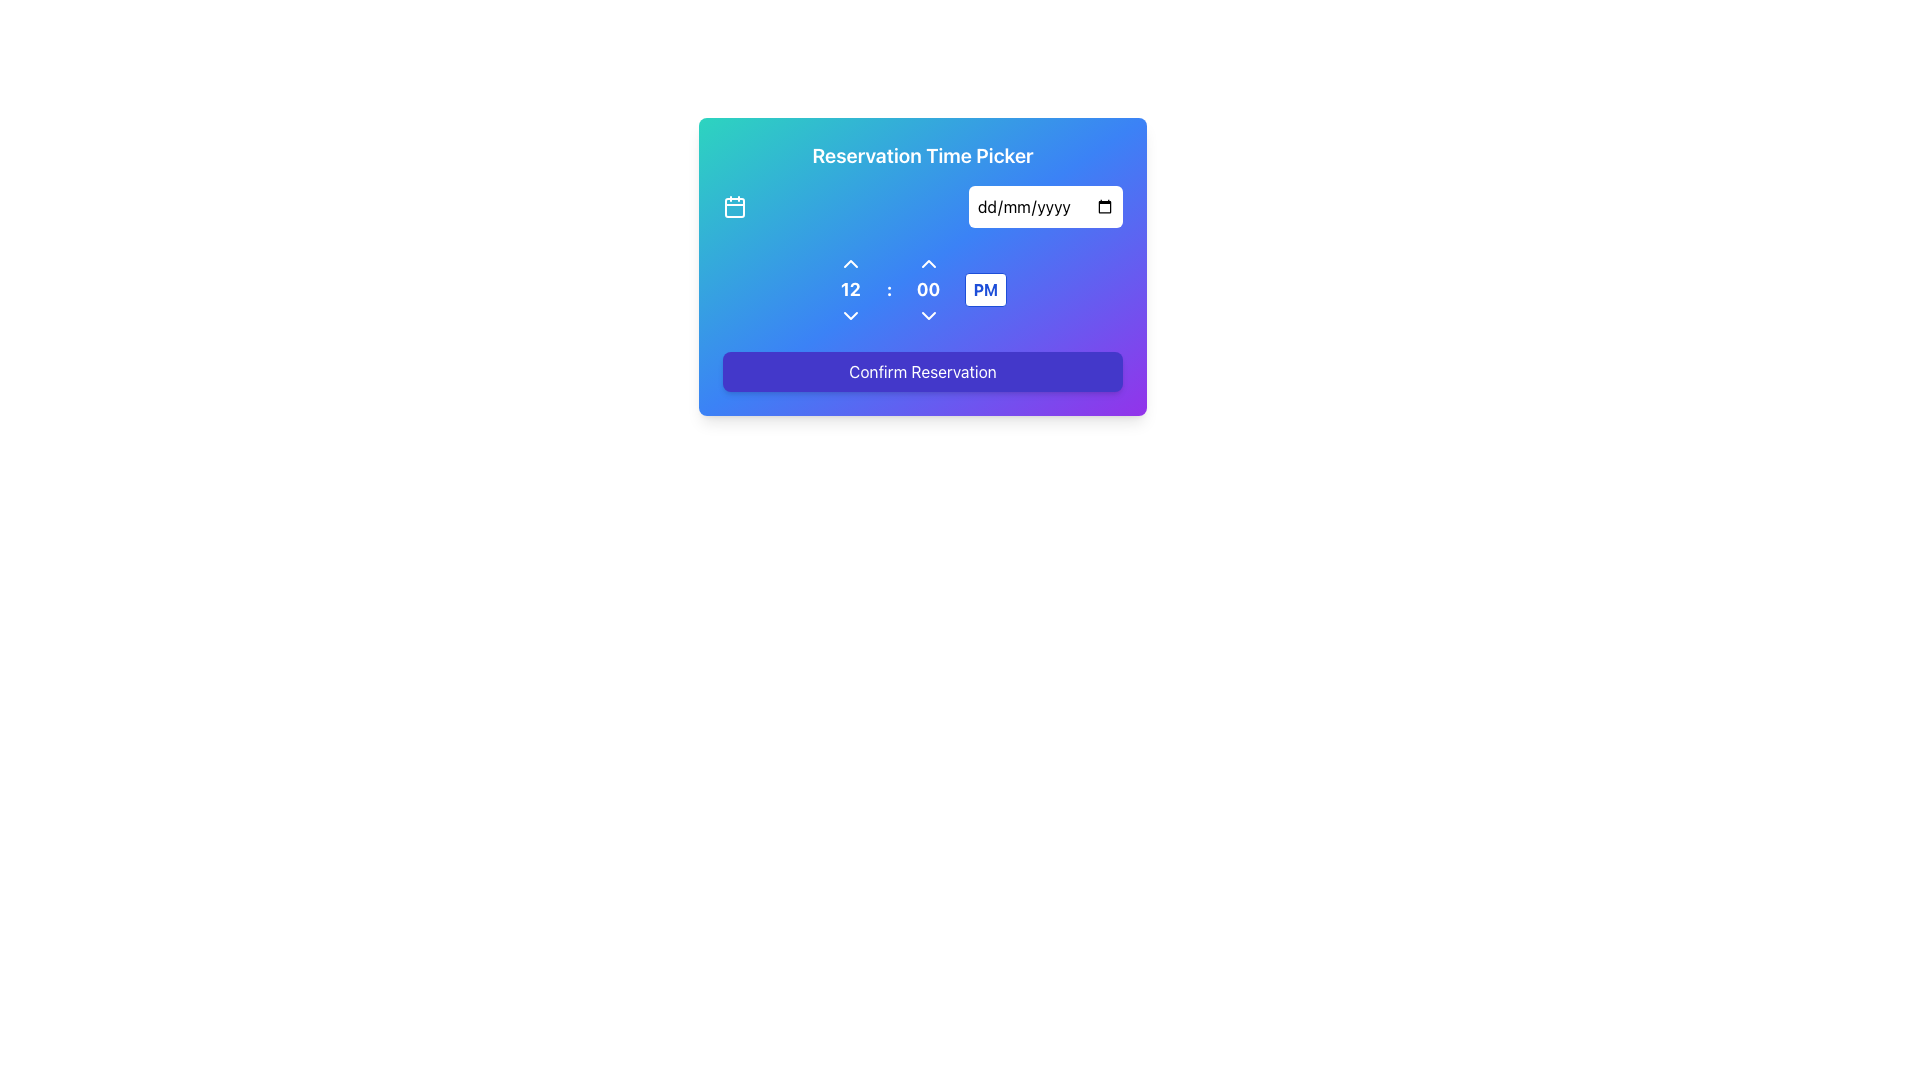 The width and height of the screenshot is (1920, 1080). What do you see at coordinates (850, 289) in the screenshot?
I see `the Text Display element that shows the number '12', styled with bold, white text on a transparent background` at bounding box center [850, 289].